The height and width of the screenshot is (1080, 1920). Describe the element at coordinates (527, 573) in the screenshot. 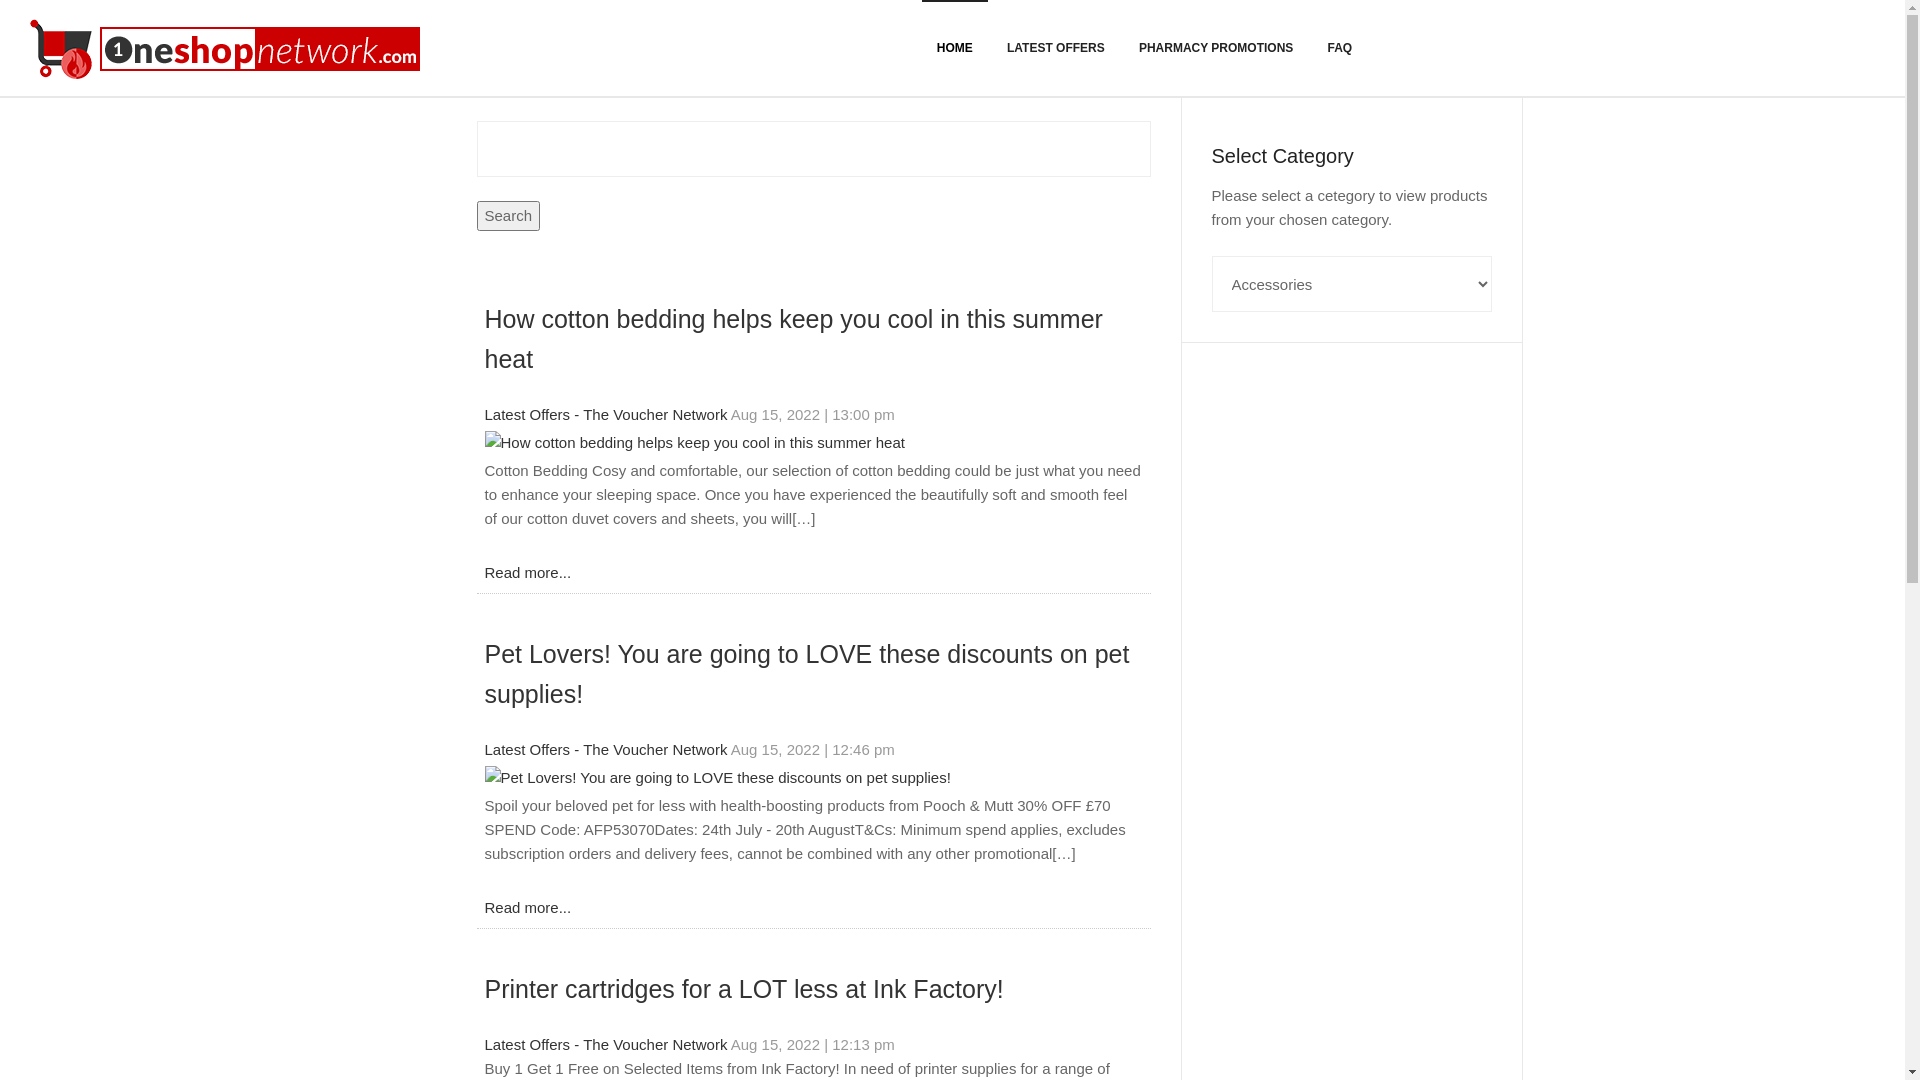

I see `'Read more...'` at that location.